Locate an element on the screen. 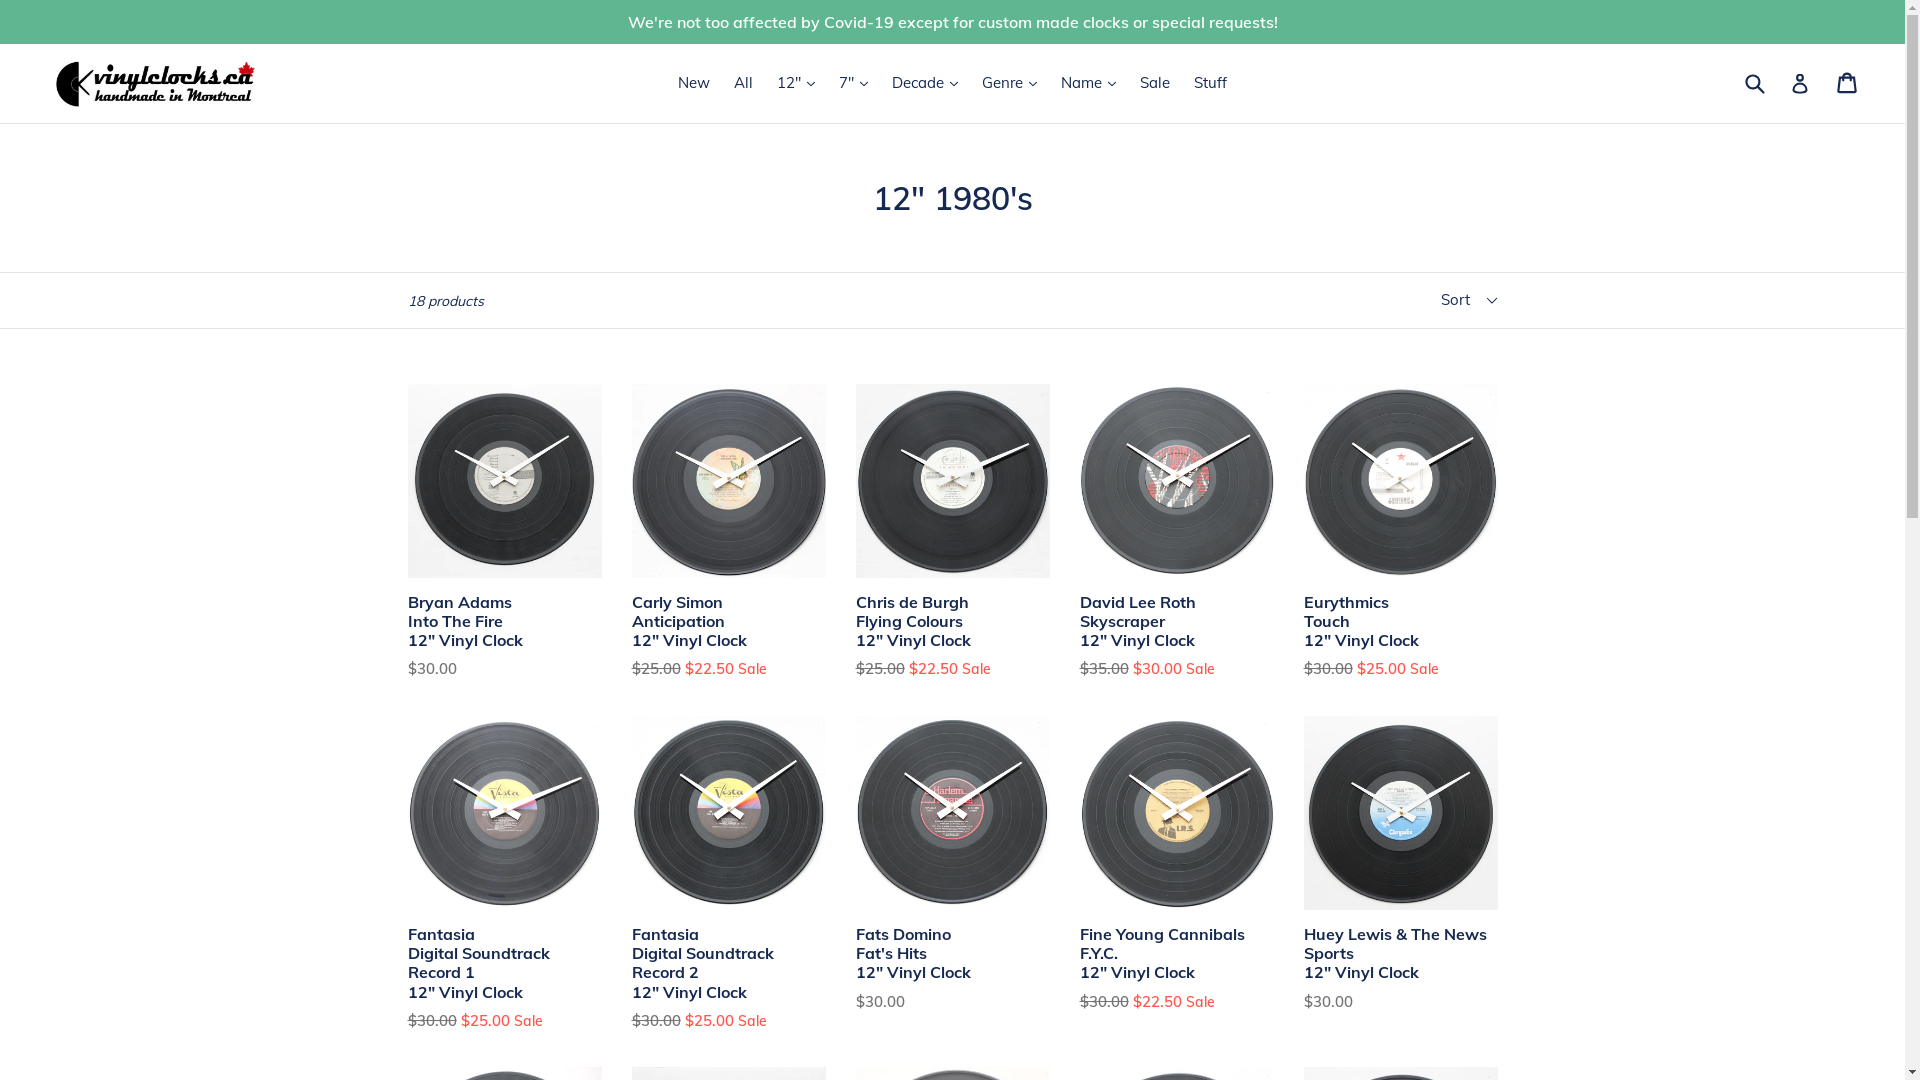 This screenshot has width=1920, height=1080. 'Fats Domino is located at coordinates (952, 863).